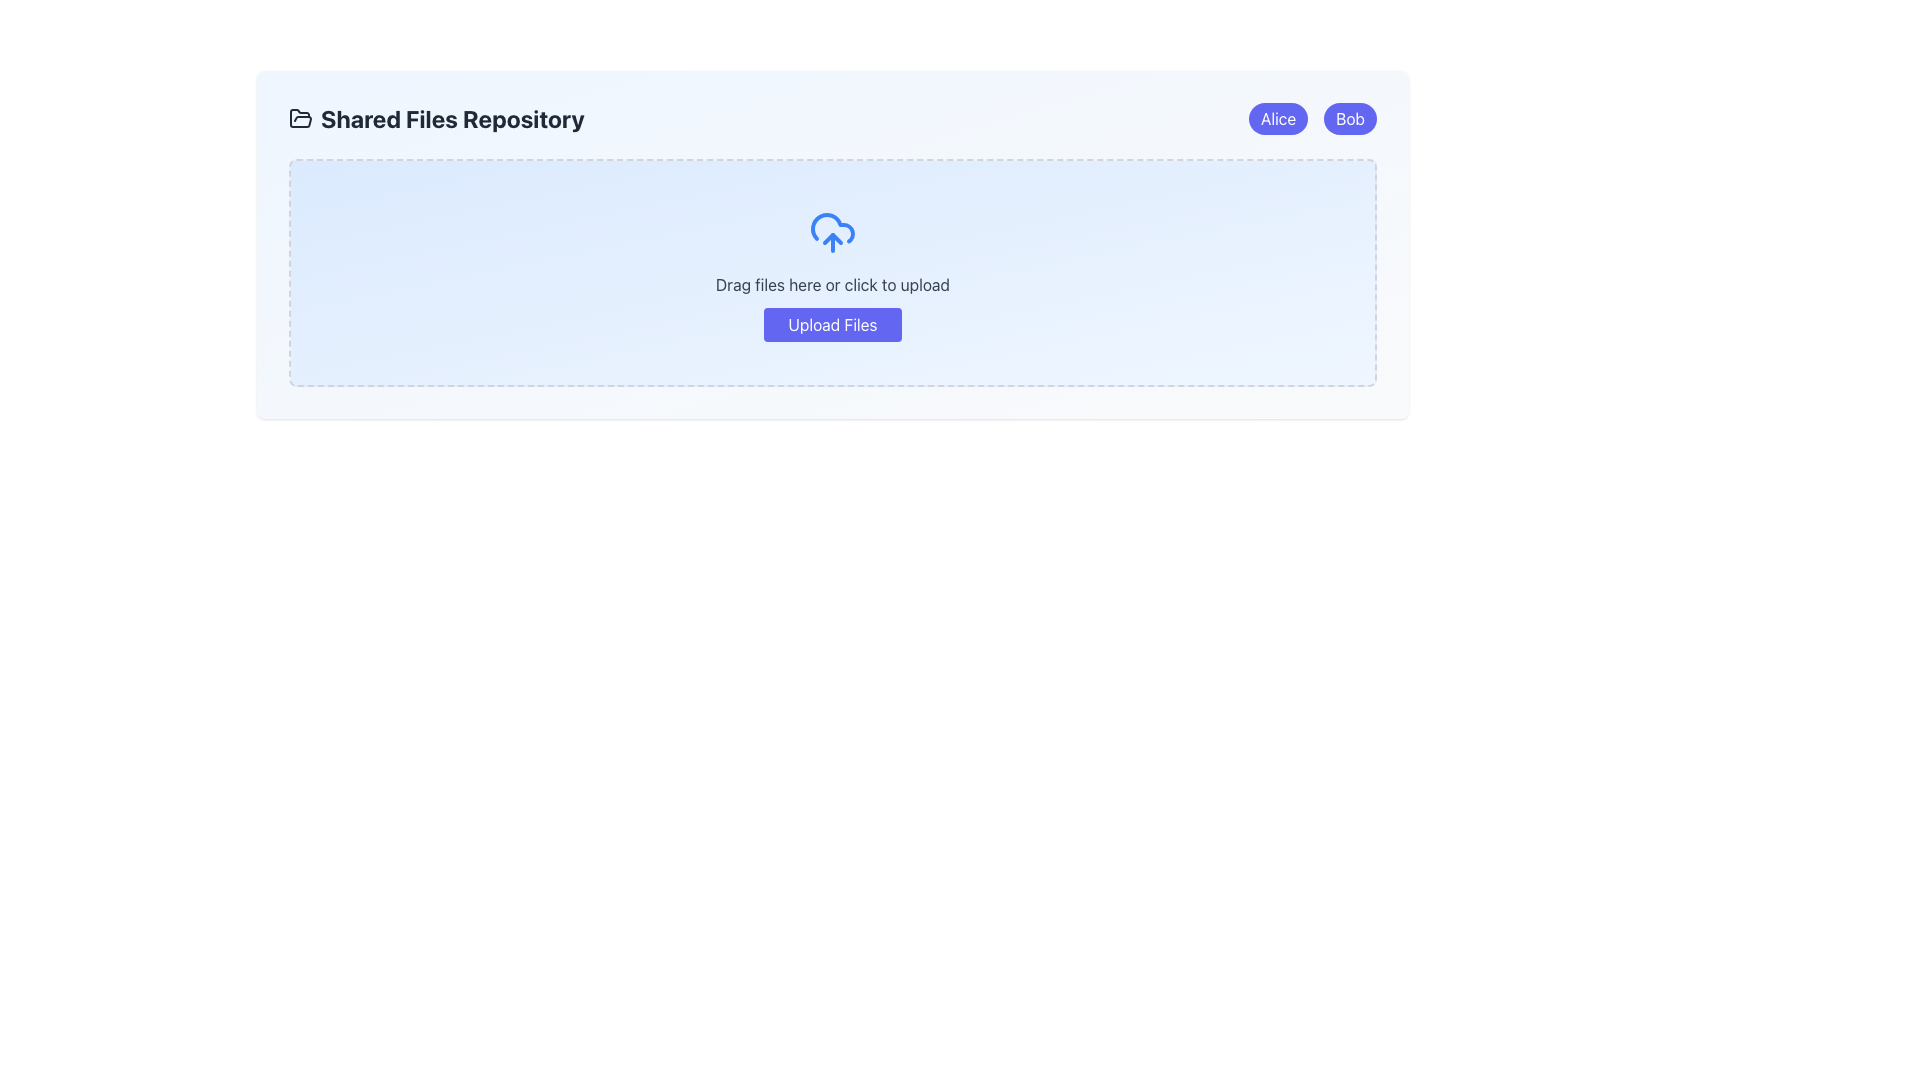  Describe the element at coordinates (832, 285) in the screenshot. I see `the text label displaying 'Drag files here or click to upload', which is located between the cloud icon above and the 'Upload Files' button below` at that location.